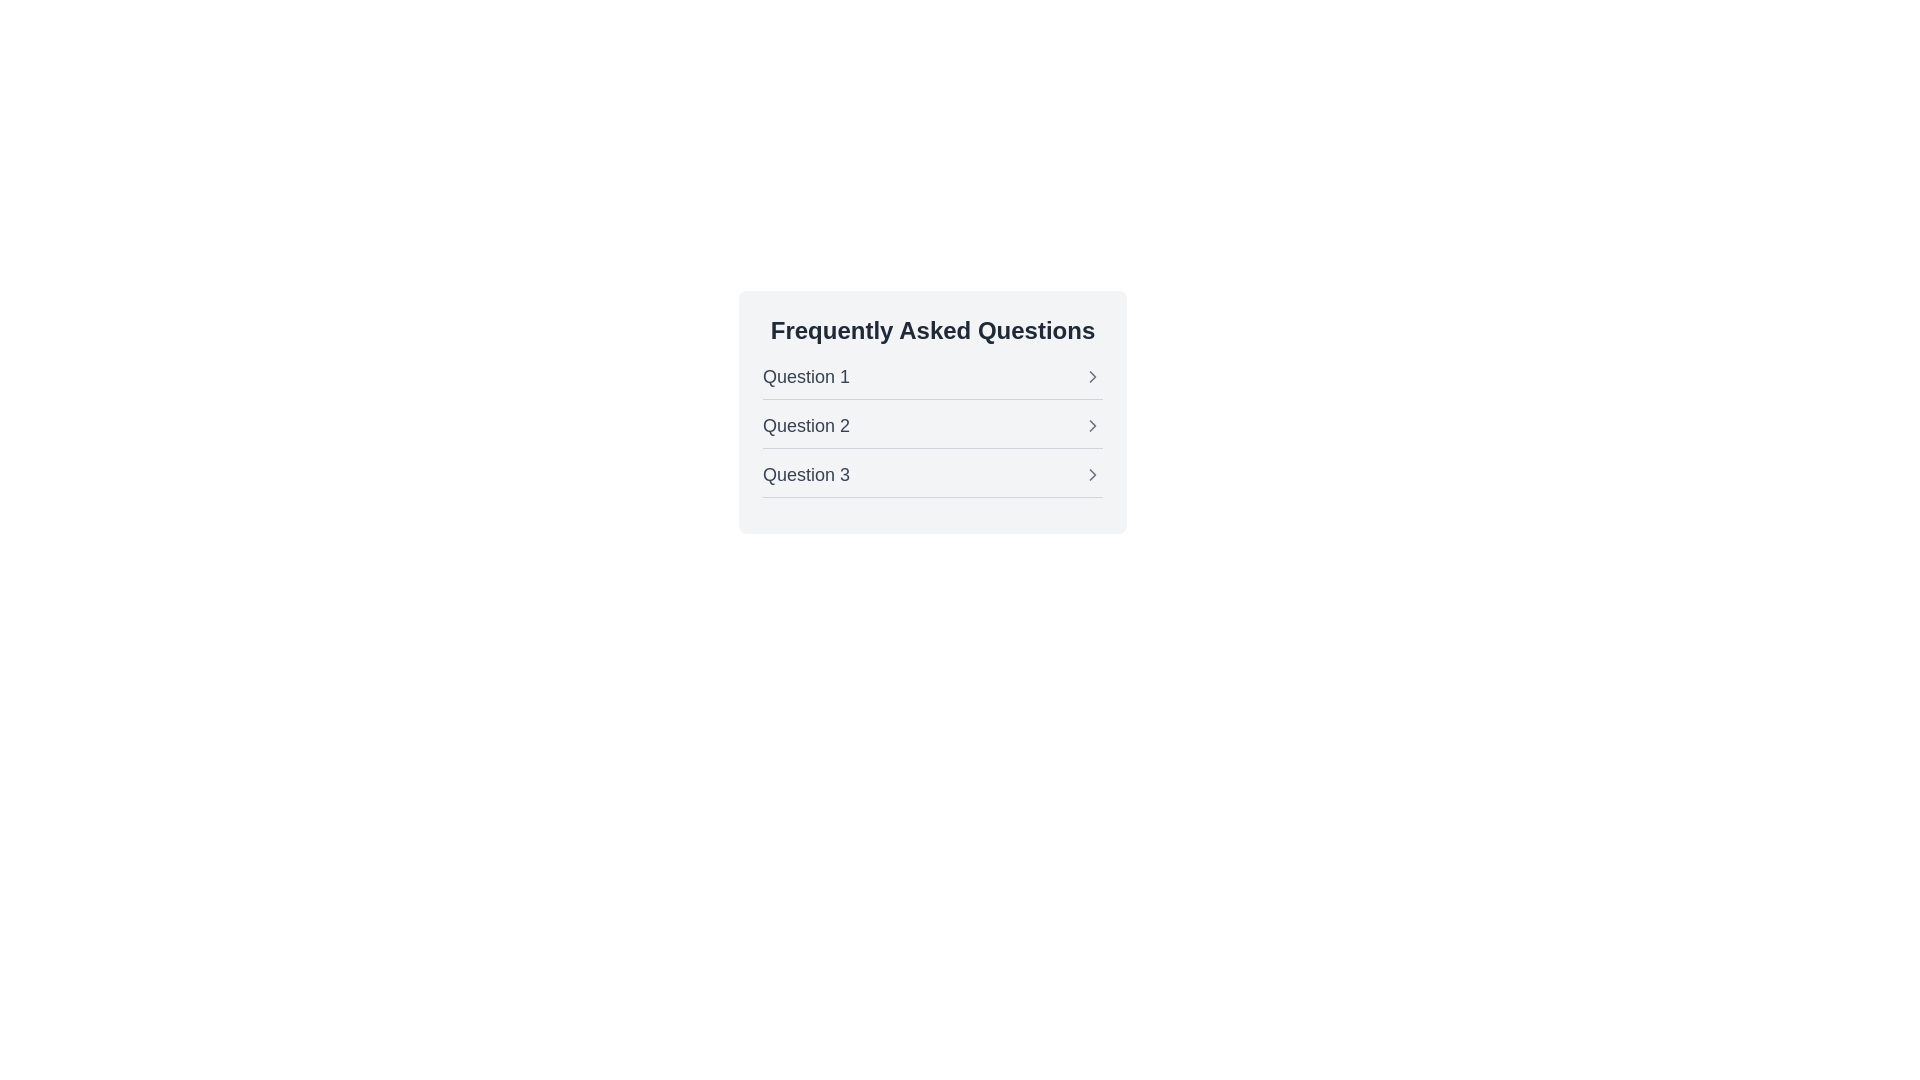  Describe the element at coordinates (1092, 424) in the screenshot. I see `the right-pointing chevron icon in the Frequently Asked Questions section` at that location.